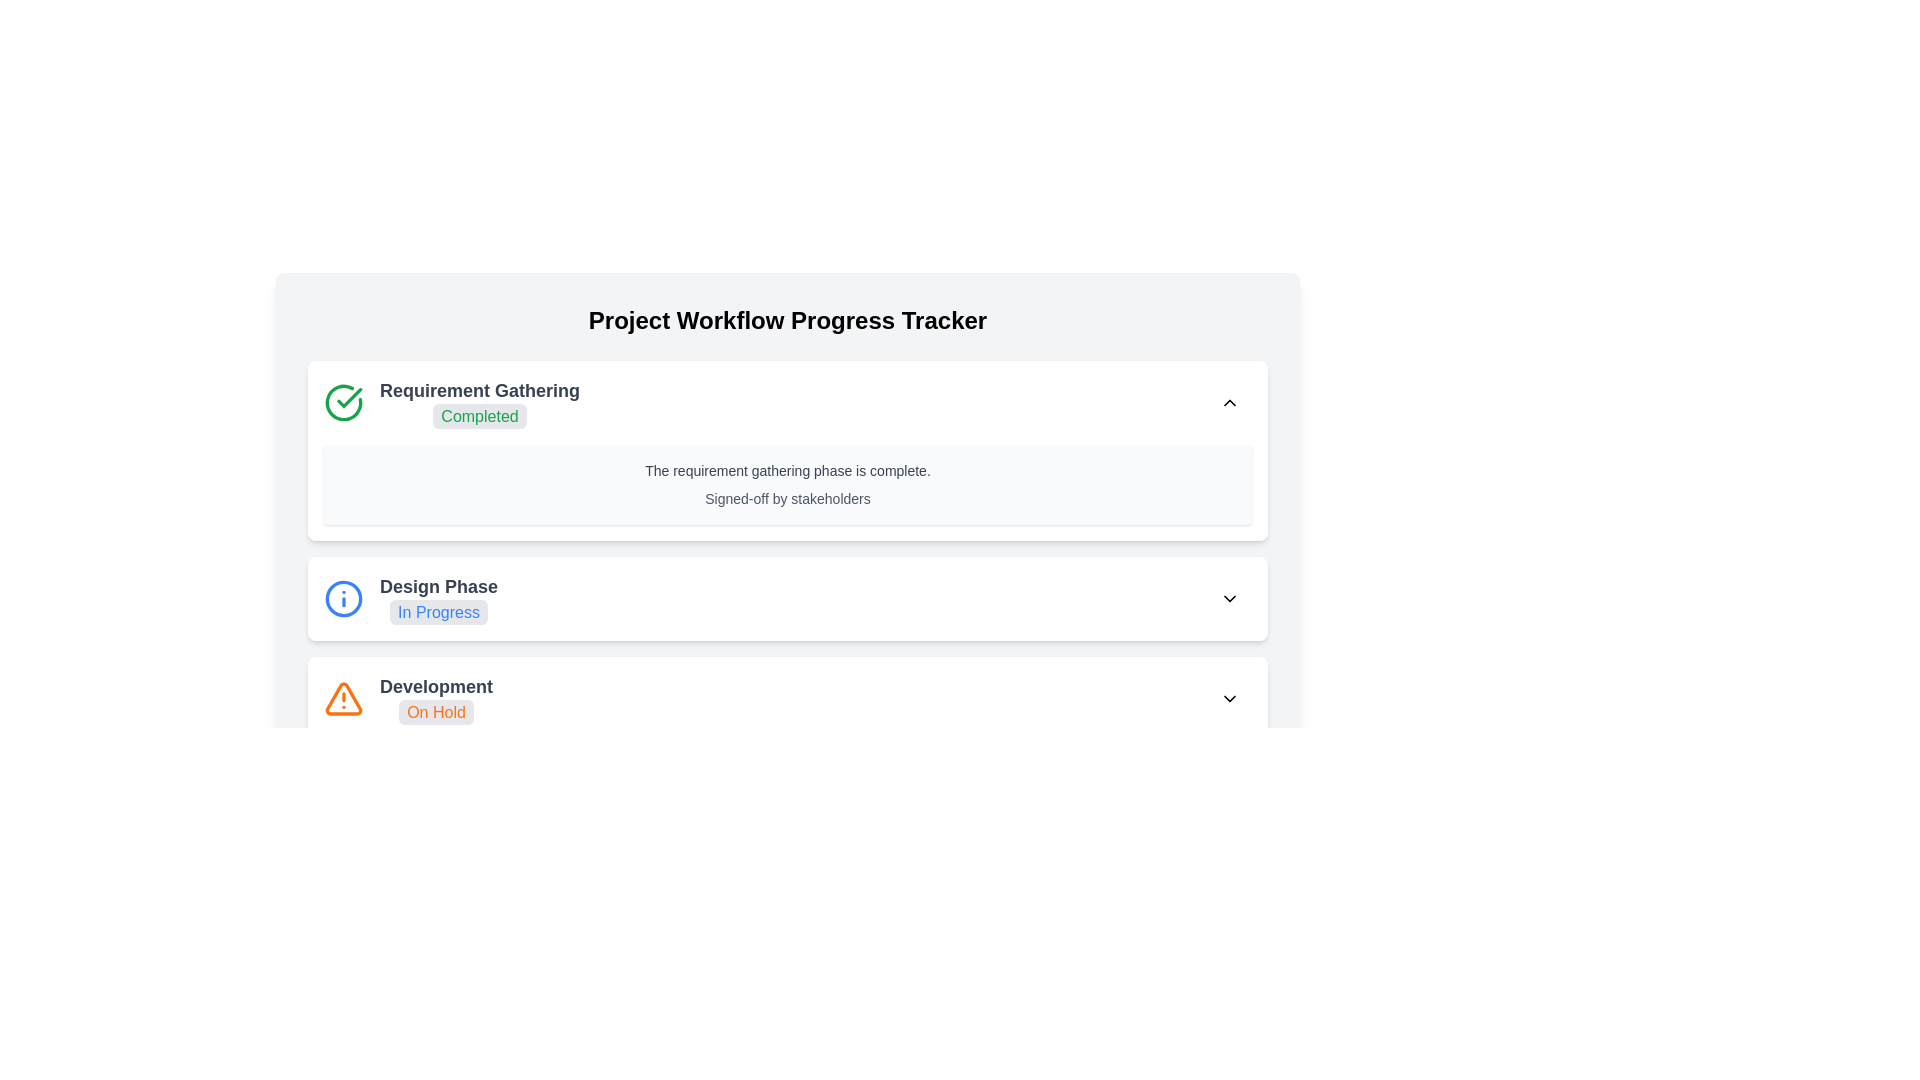 The image size is (1920, 1080). I want to click on the downward-facing chevron icon button, which is styled with a minimalistic hollow design and located to the right of the 'Development' section, so click(1228, 697).